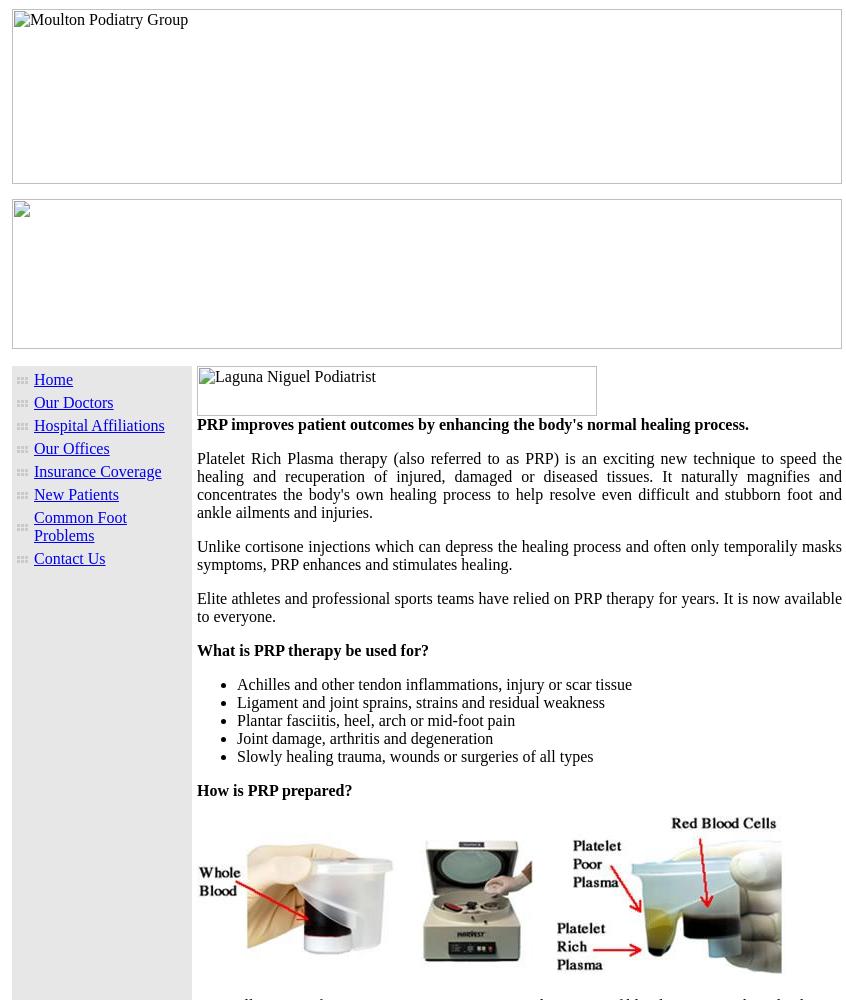  What do you see at coordinates (196, 790) in the screenshot?
I see `'How is PRP prepared?'` at bounding box center [196, 790].